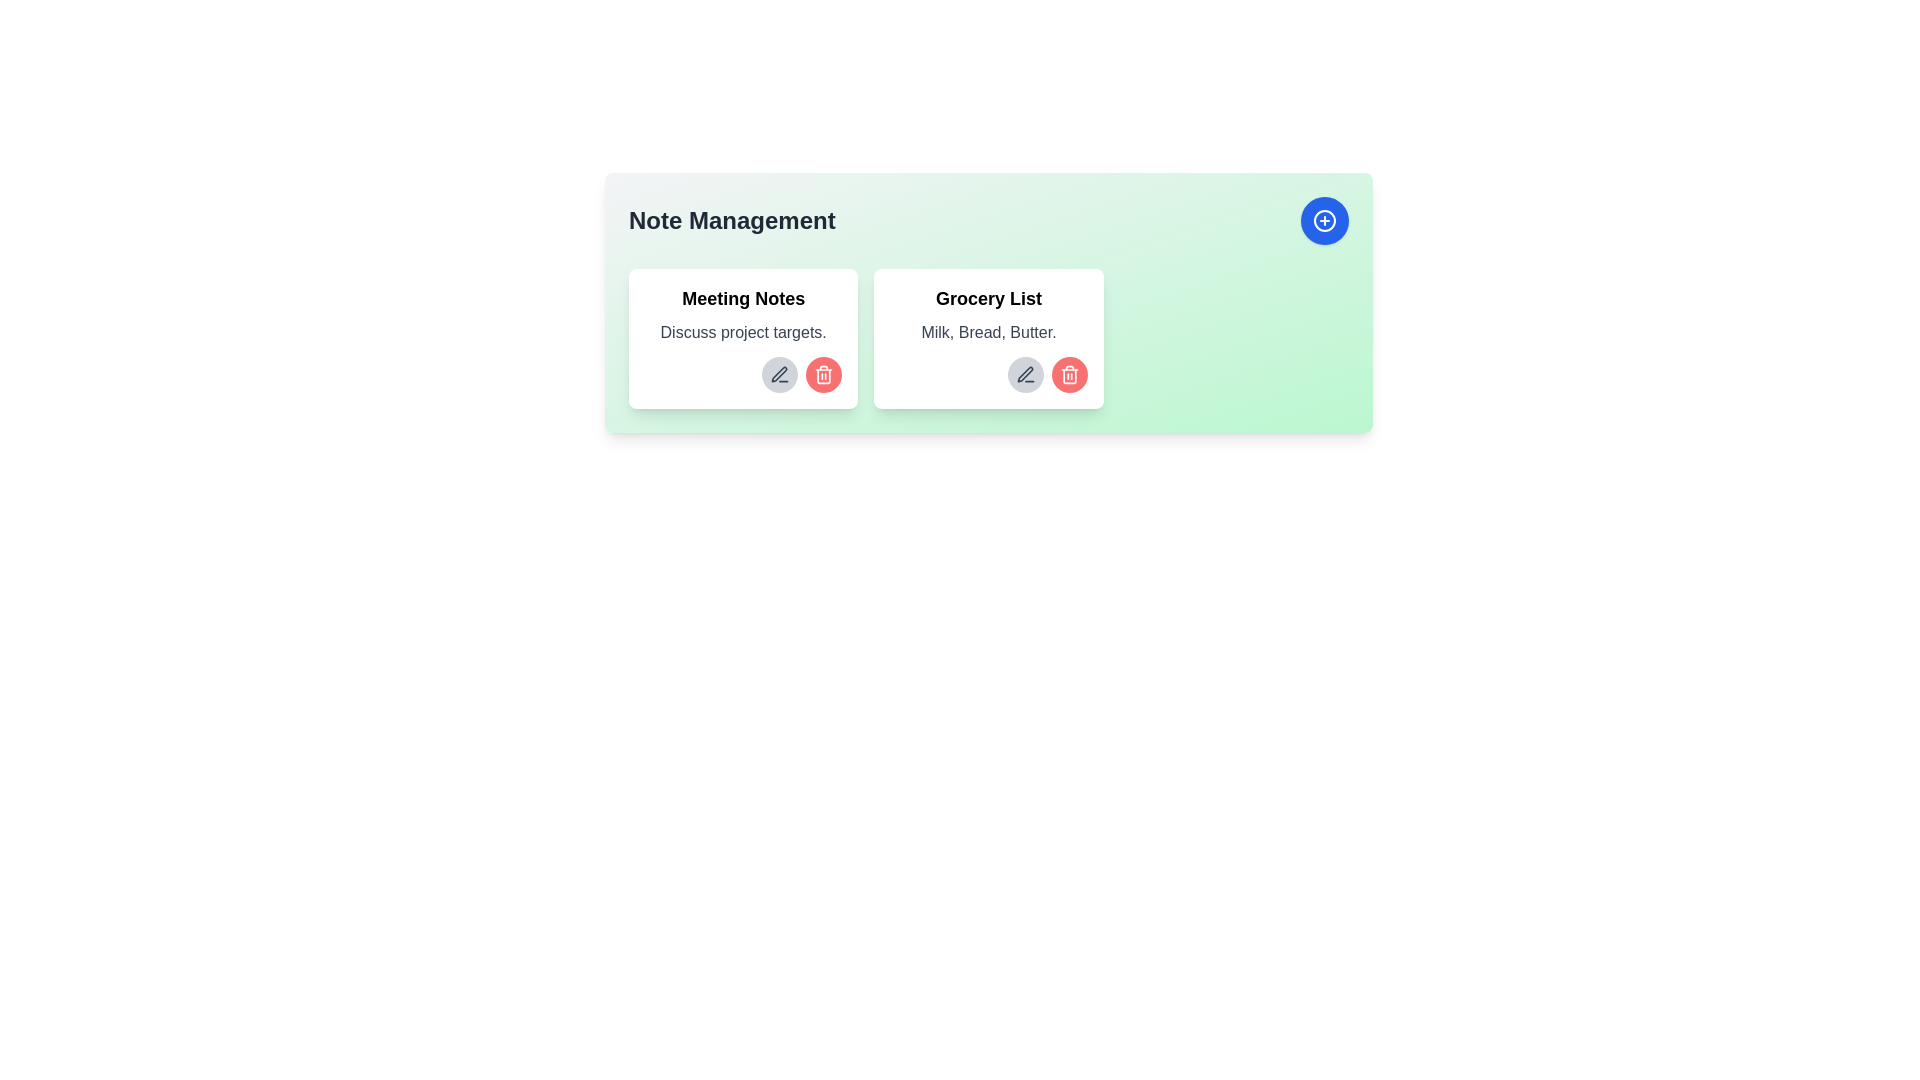 This screenshot has height=1080, width=1920. I want to click on the delete button located in the bottom-right corner of the 'Grocery List' card to initiate a delete action, so click(1068, 374).